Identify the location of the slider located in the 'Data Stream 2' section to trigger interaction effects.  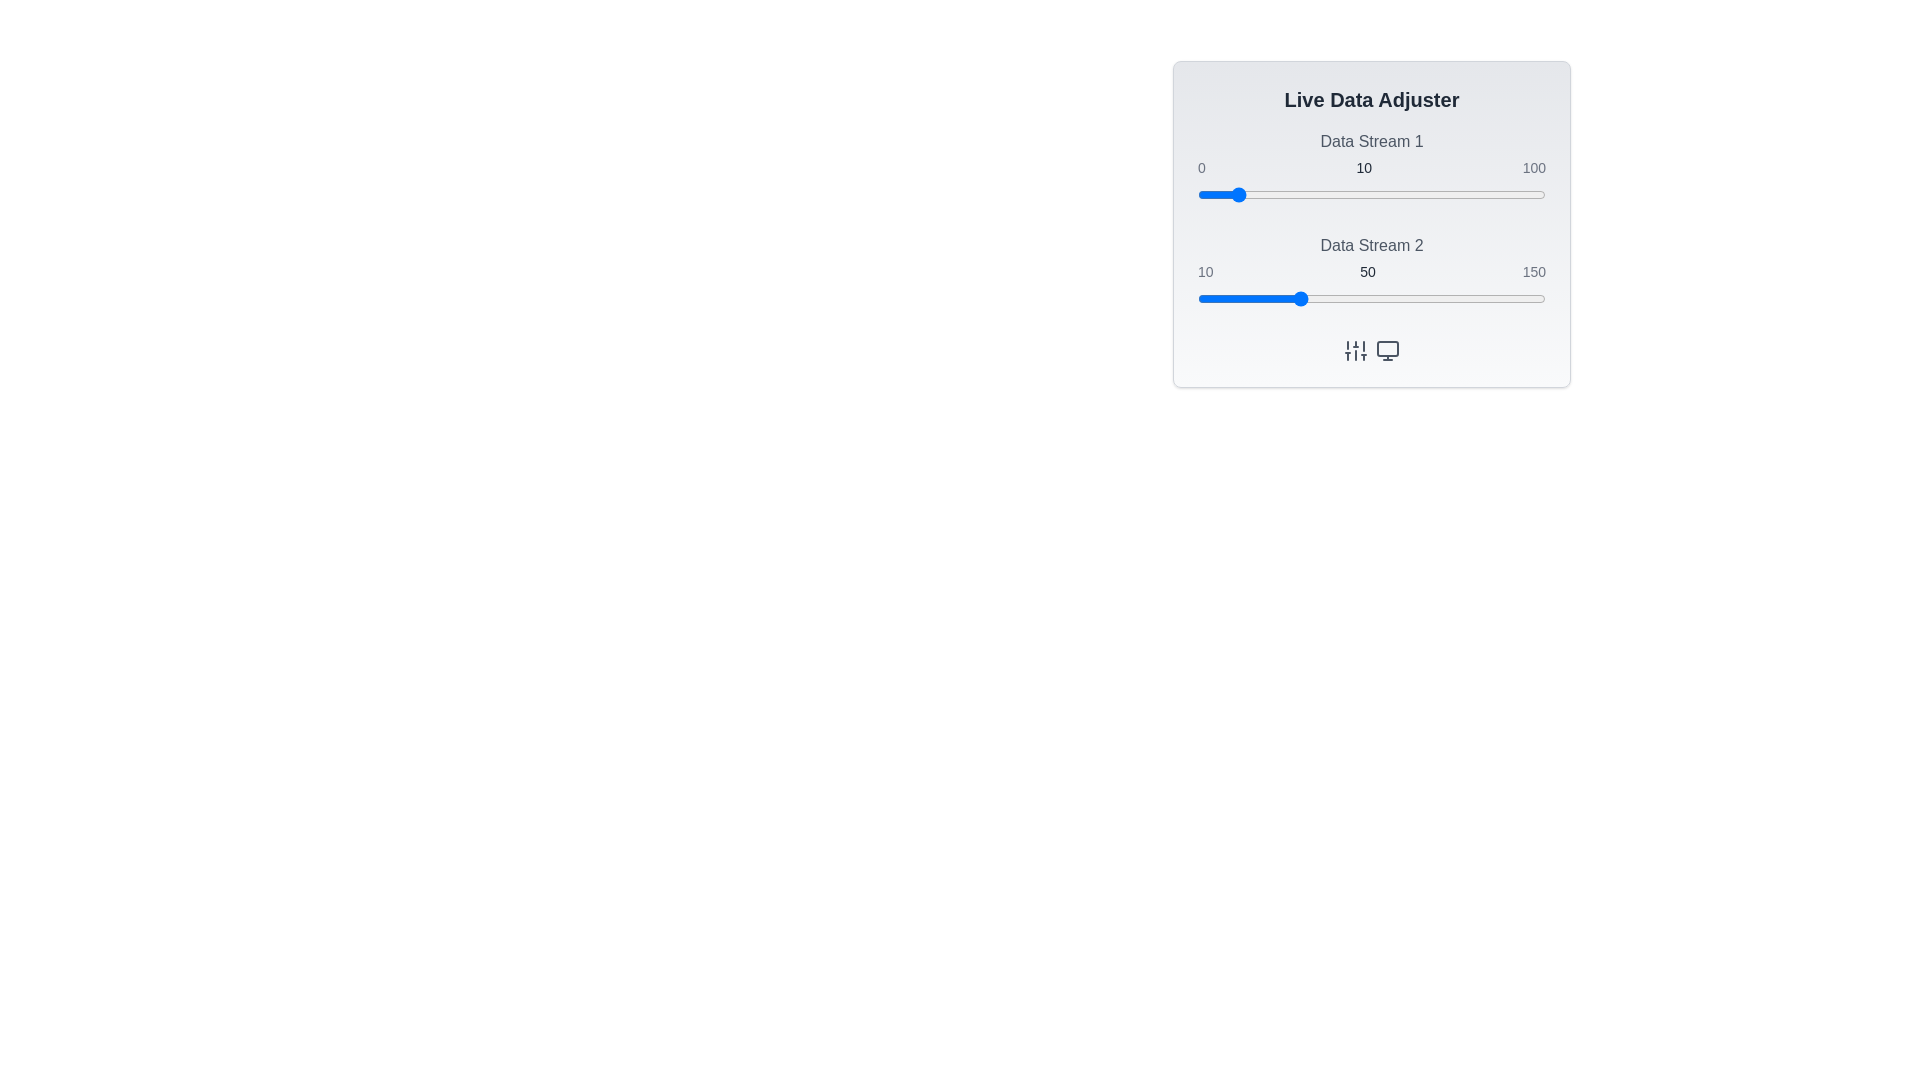
(1371, 299).